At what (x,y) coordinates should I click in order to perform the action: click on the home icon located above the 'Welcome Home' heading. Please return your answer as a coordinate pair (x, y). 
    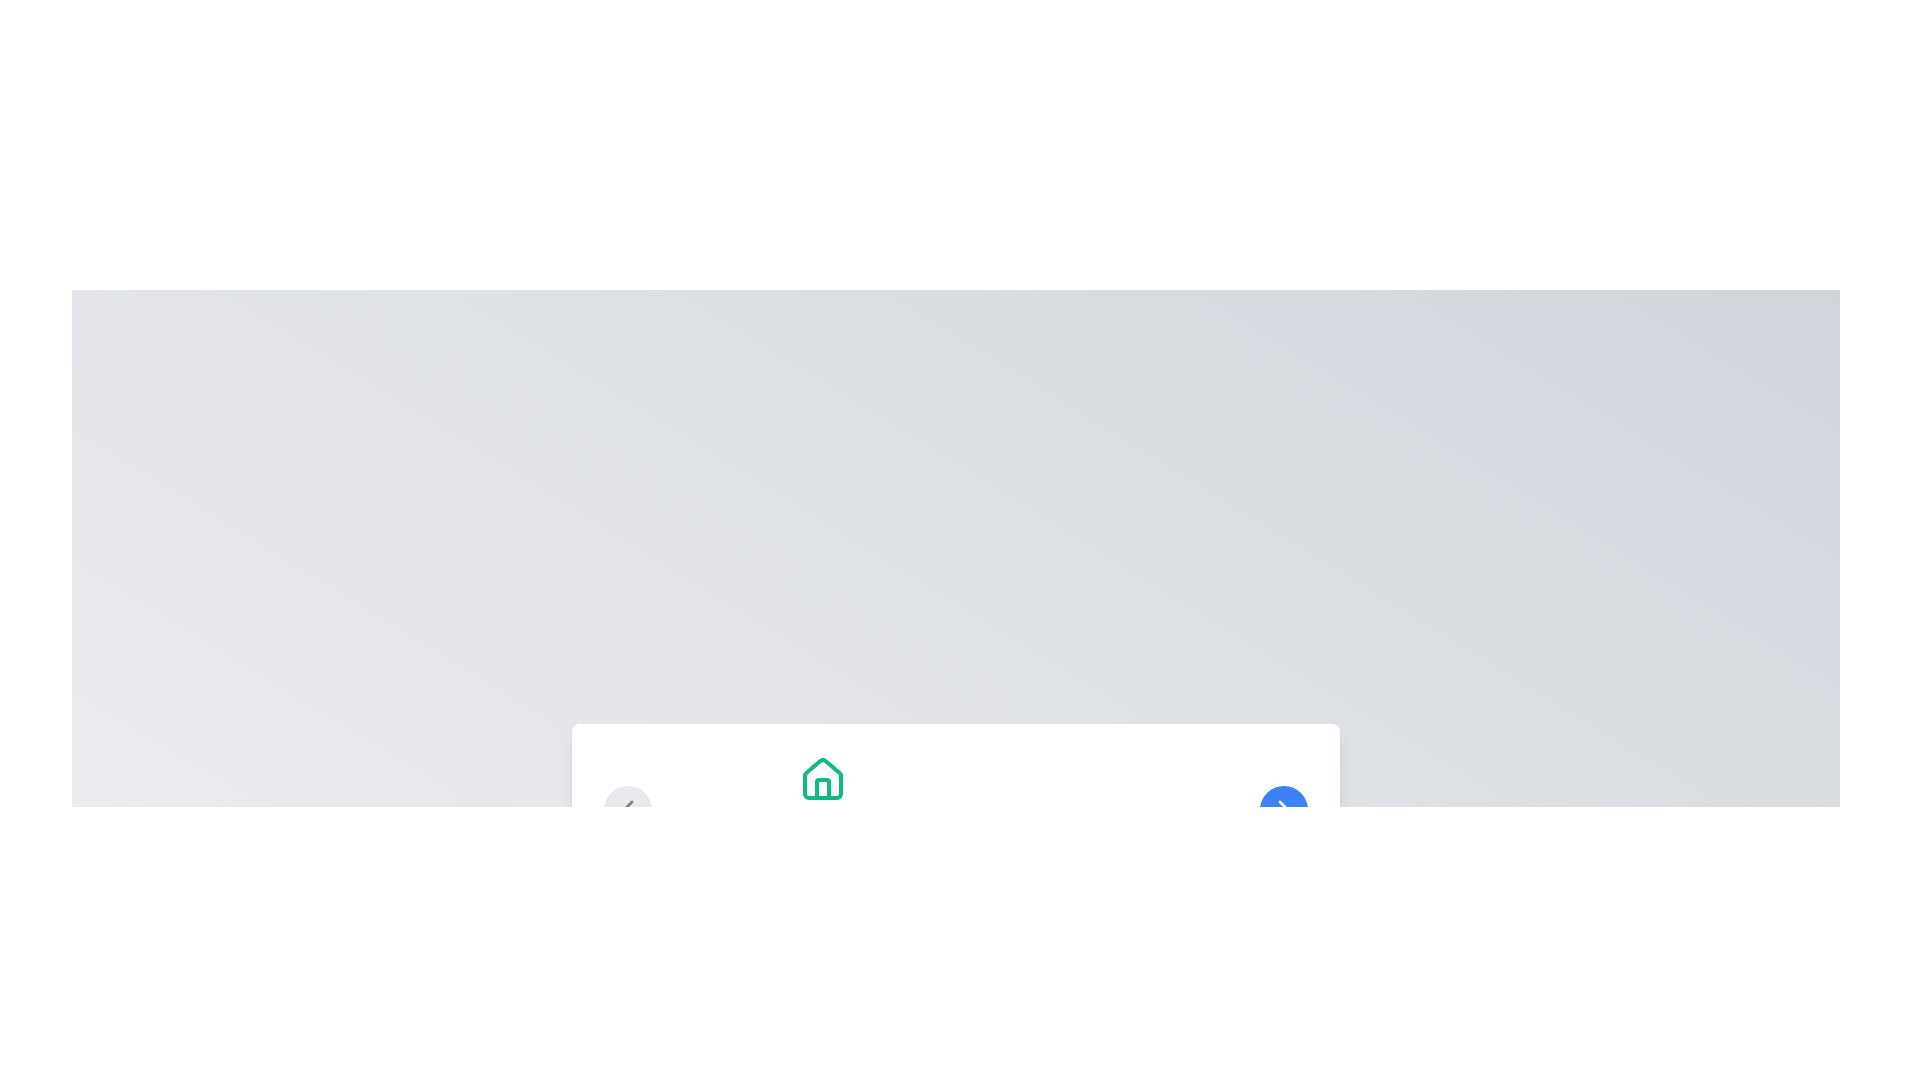
    Looking at the image, I should click on (822, 778).